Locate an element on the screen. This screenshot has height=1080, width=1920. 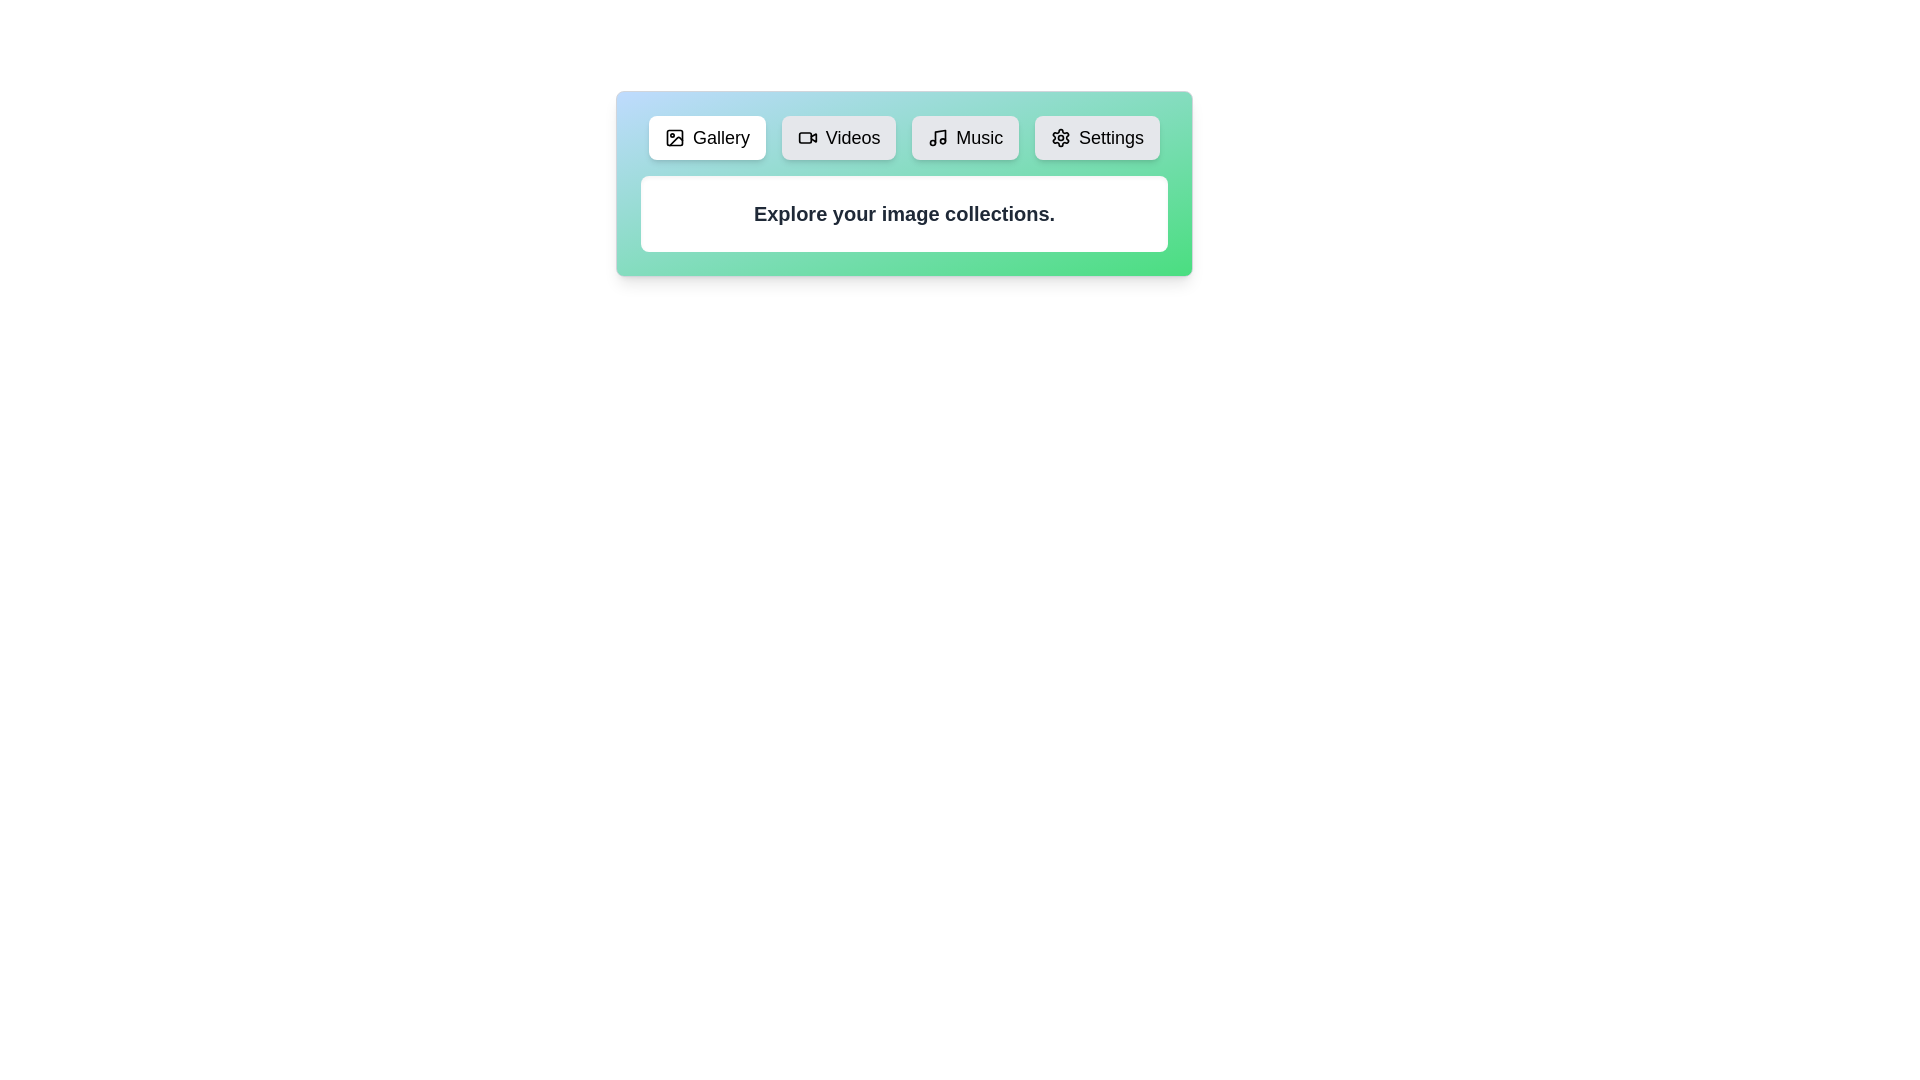
the tab labeled Music to observe its hover effect is located at coordinates (965, 137).